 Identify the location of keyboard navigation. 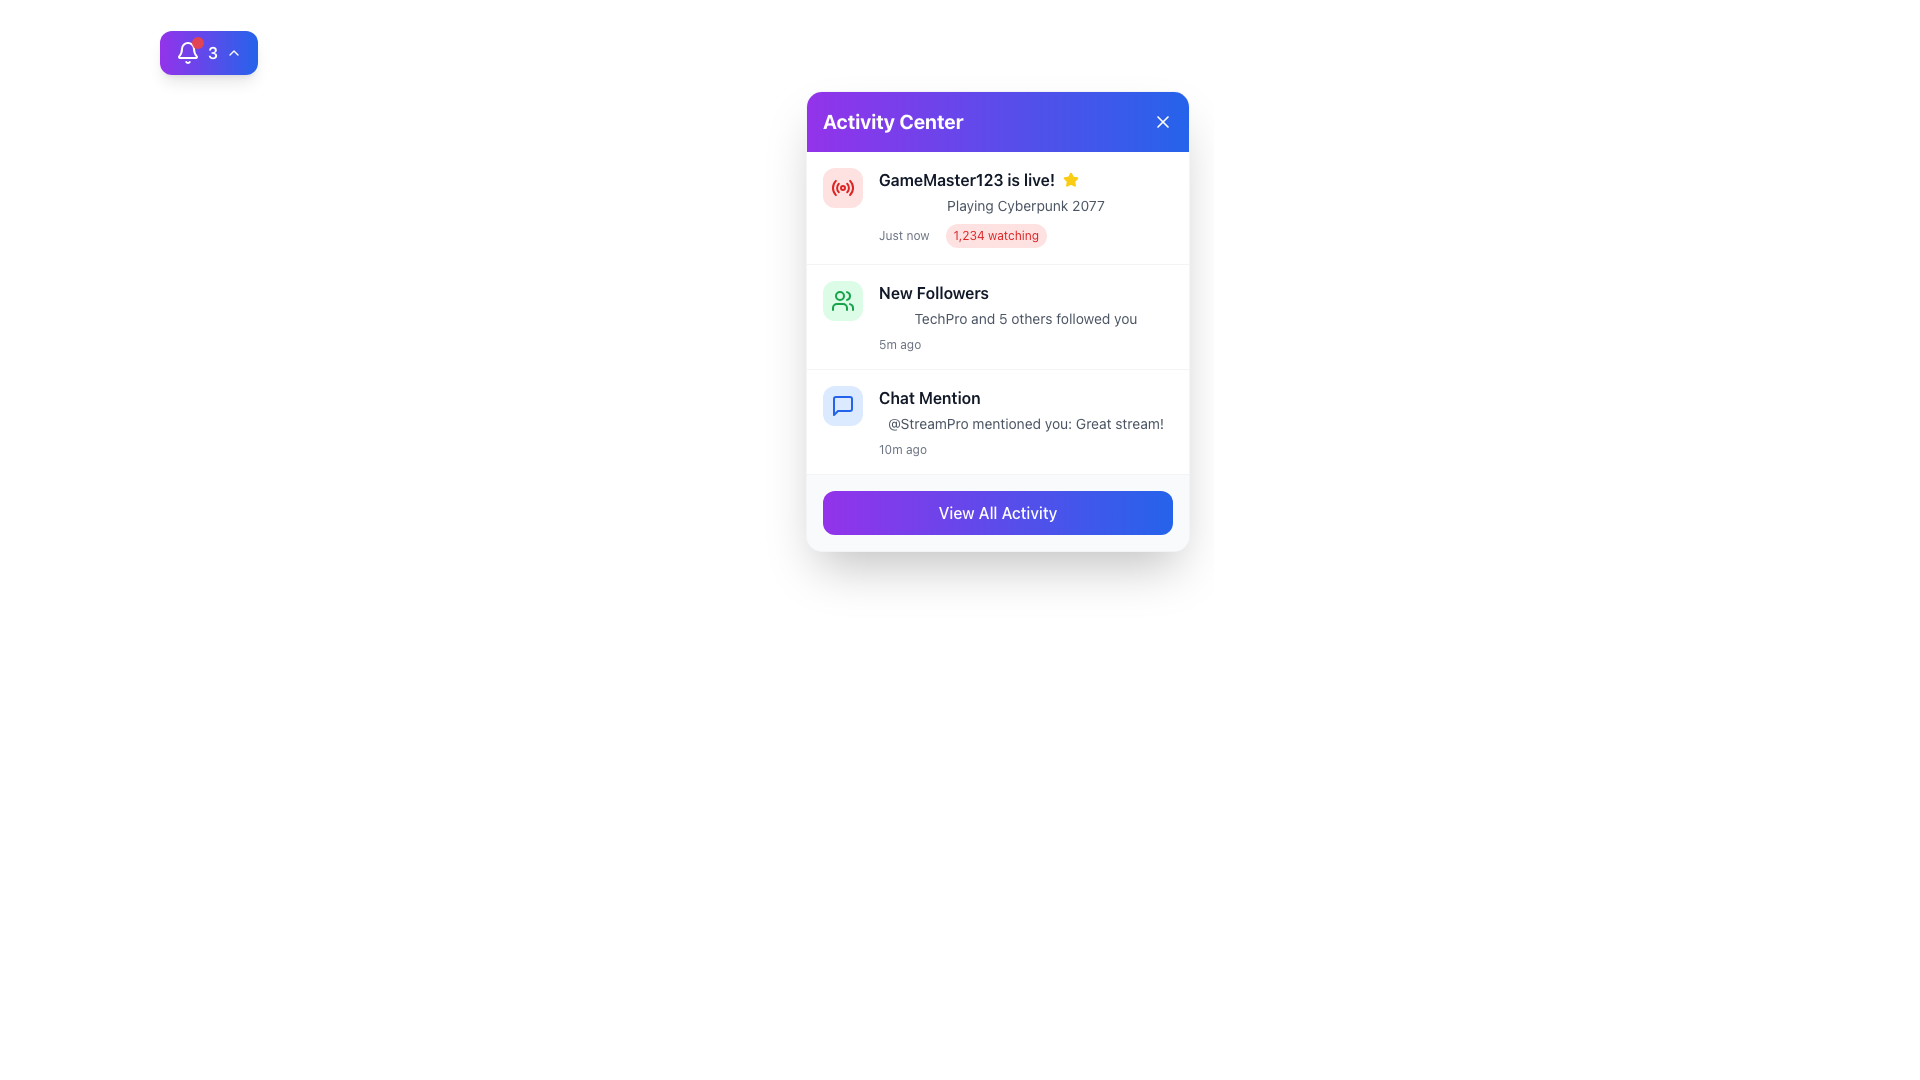
(998, 512).